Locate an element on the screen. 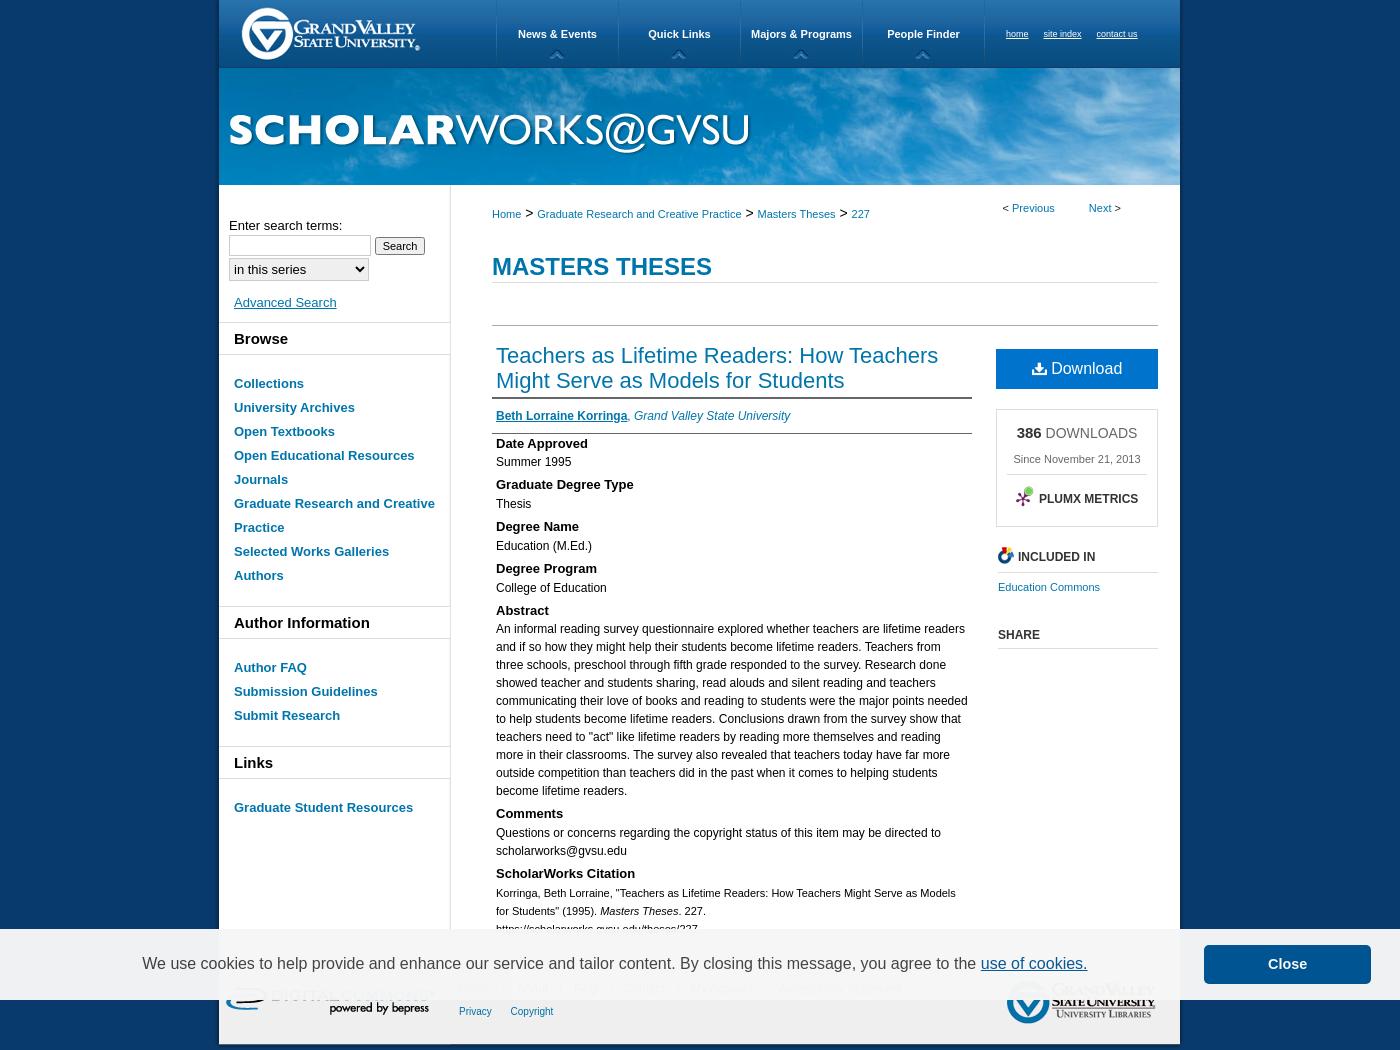 The width and height of the screenshot is (1400, 1050). 'Links' is located at coordinates (253, 761).